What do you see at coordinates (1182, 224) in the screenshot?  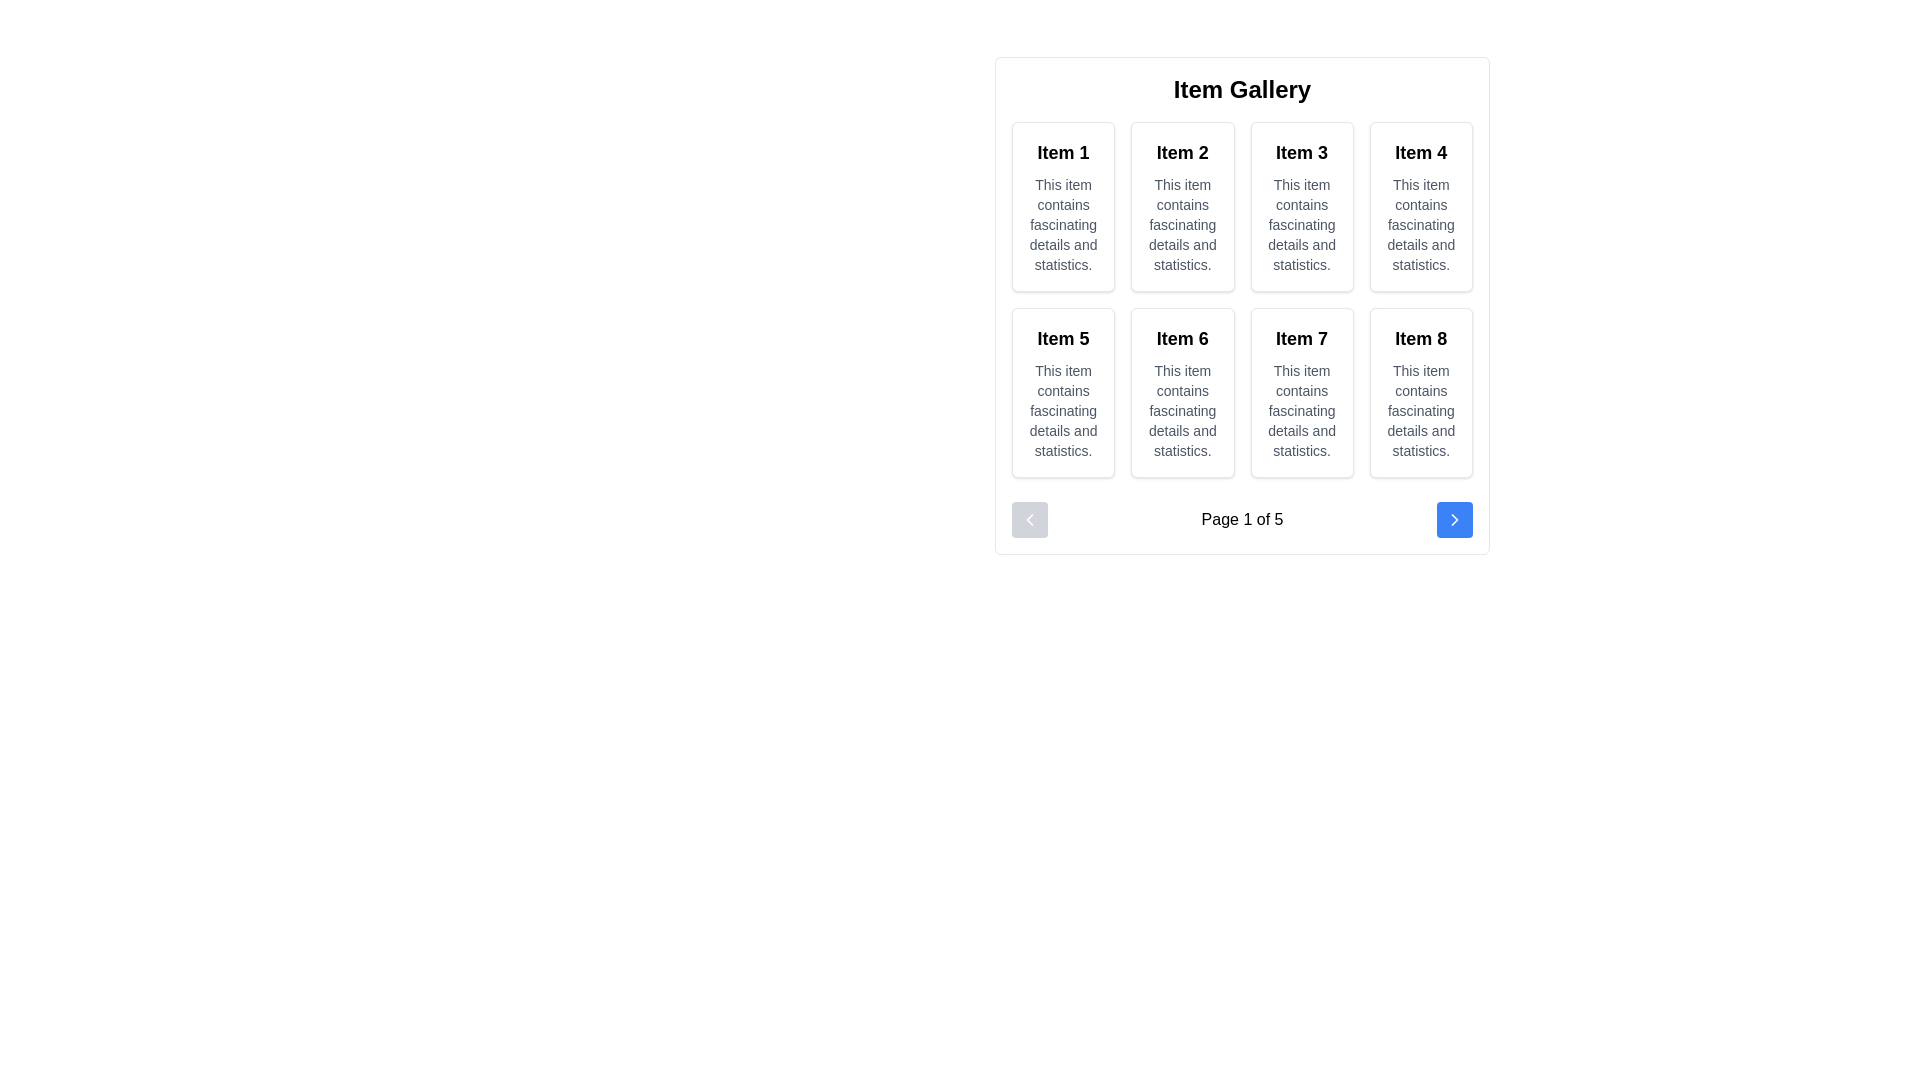 I see `the text block that reads 'This item contains fascinating details and statistics.' located in the card layout for 'Item 2', positioned below its title` at bounding box center [1182, 224].